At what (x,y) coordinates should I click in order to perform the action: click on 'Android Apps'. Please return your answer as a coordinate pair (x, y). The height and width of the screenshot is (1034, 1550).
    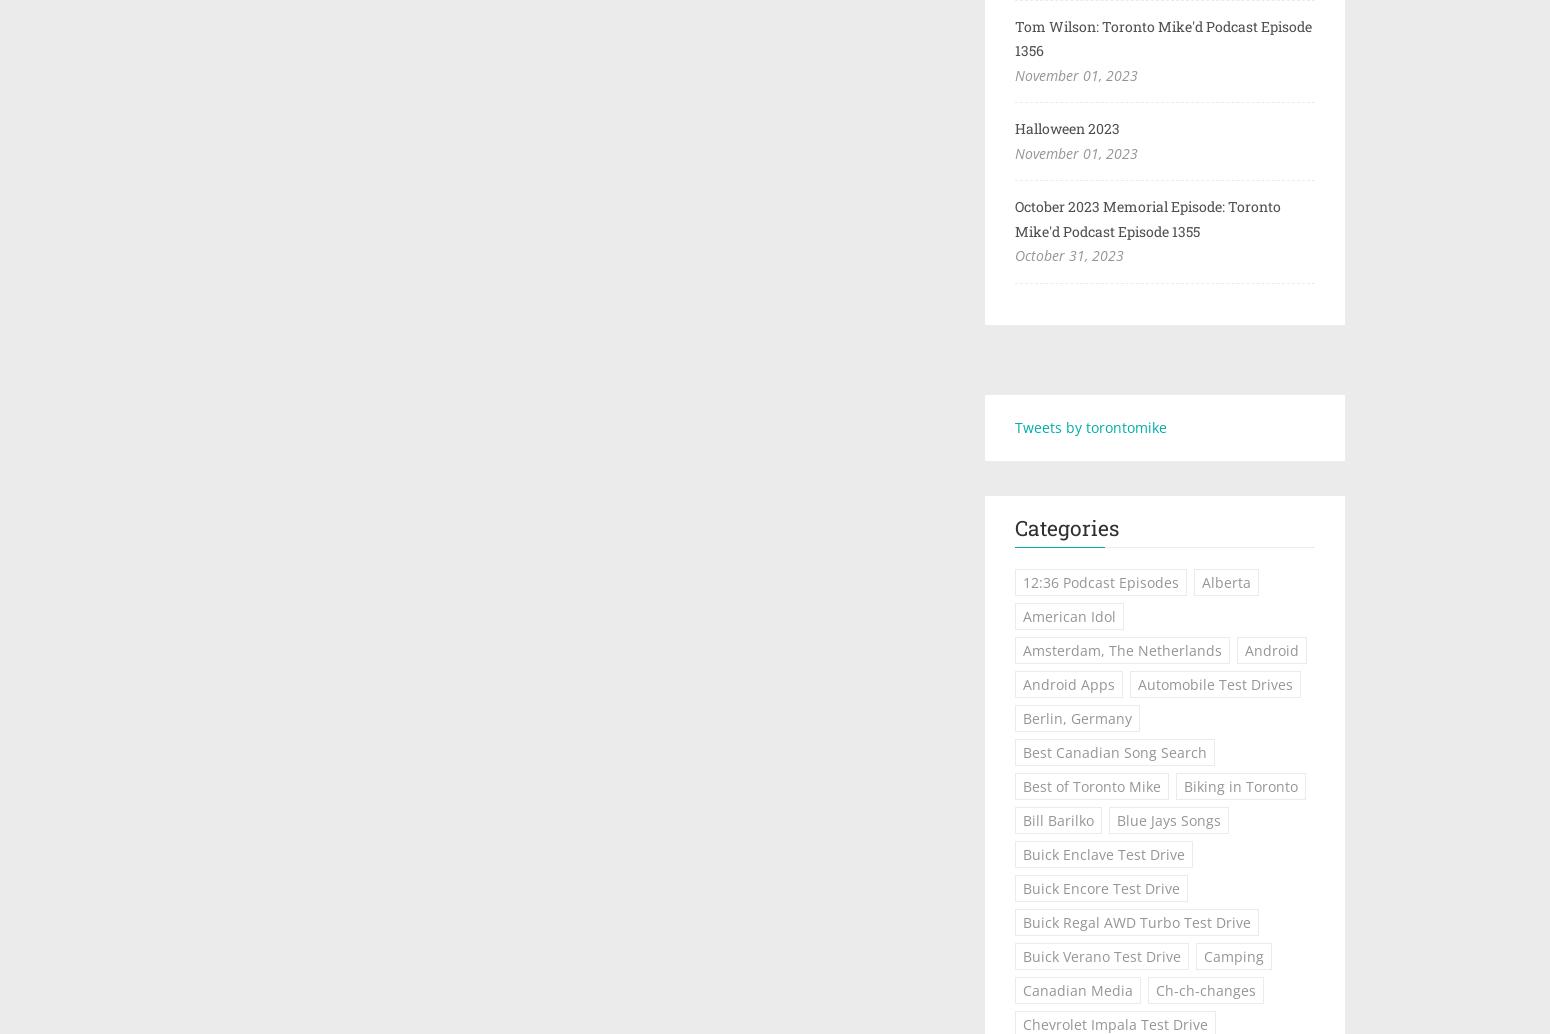
    Looking at the image, I should click on (1069, 684).